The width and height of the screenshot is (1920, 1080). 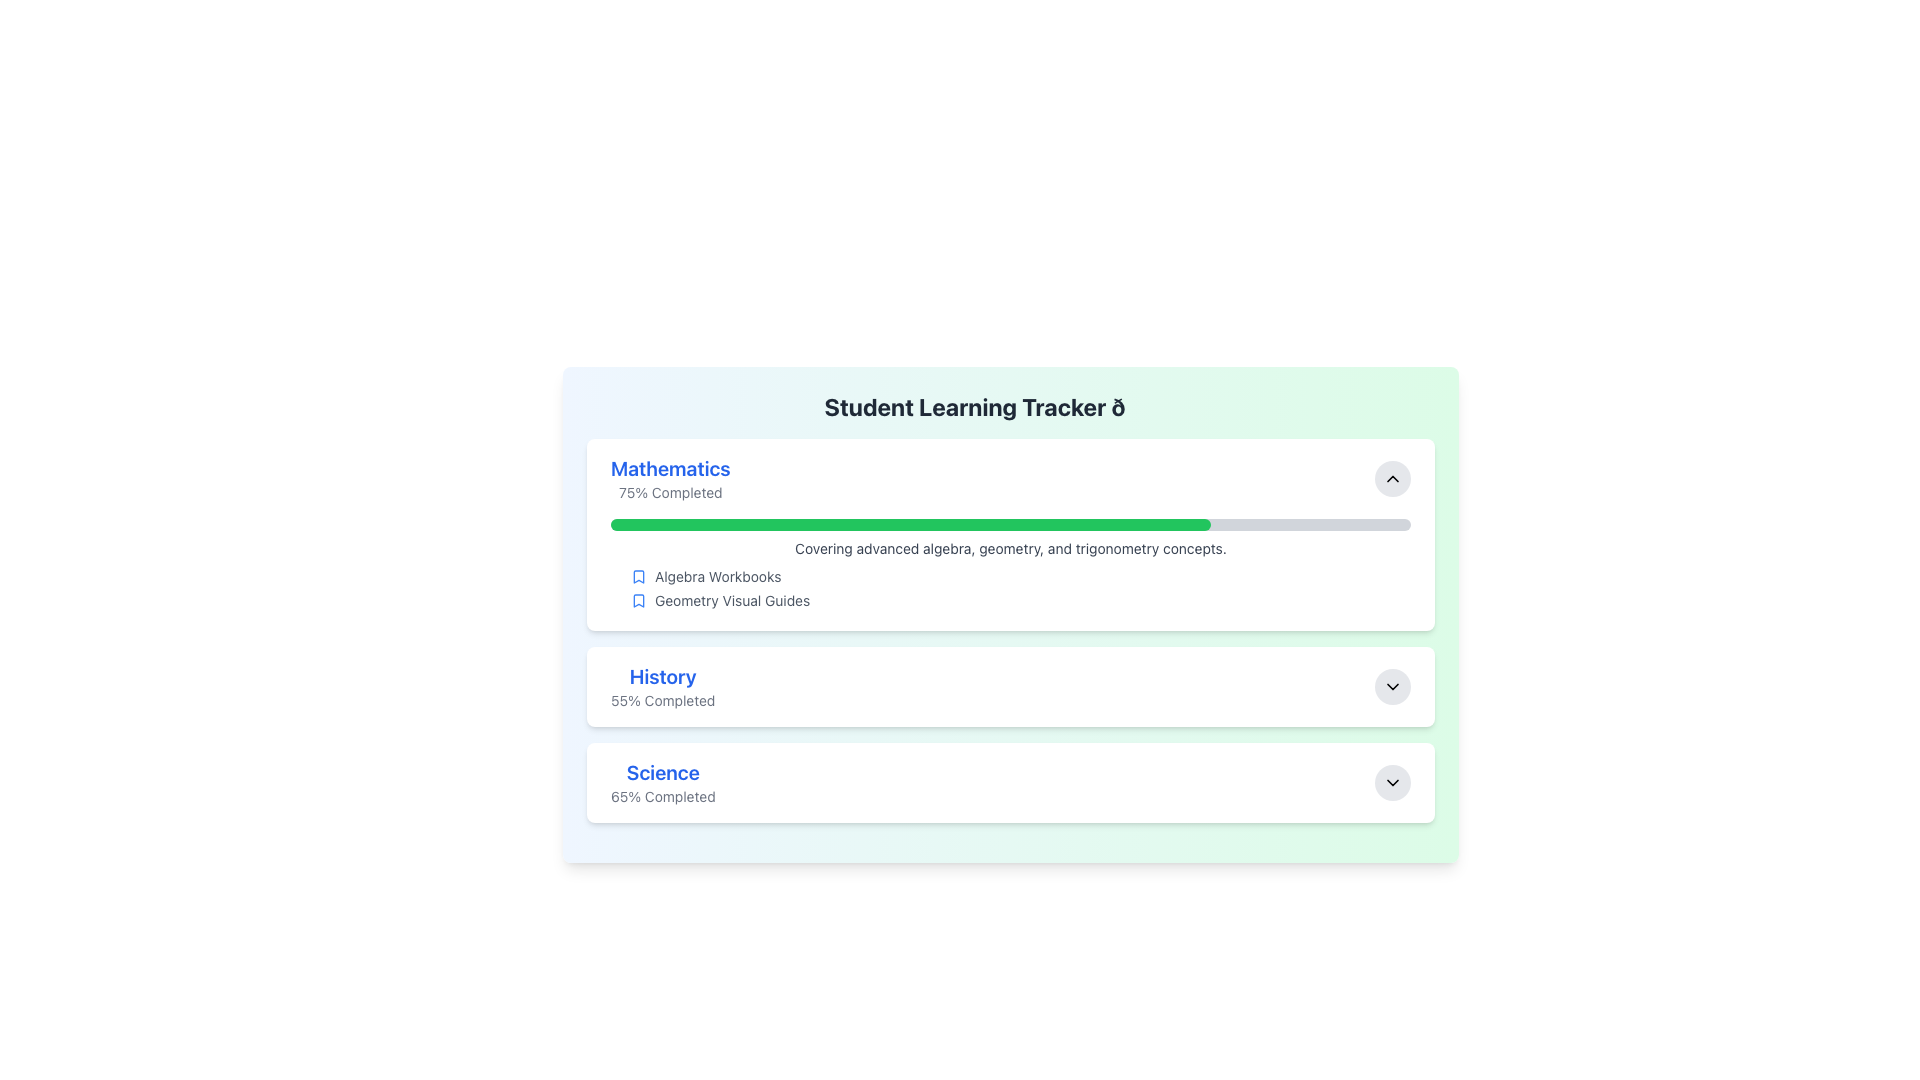 What do you see at coordinates (1391, 782) in the screenshot?
I see `the circular button containing the downward-pointing chevron icon` at bounding box center [1391, 782].